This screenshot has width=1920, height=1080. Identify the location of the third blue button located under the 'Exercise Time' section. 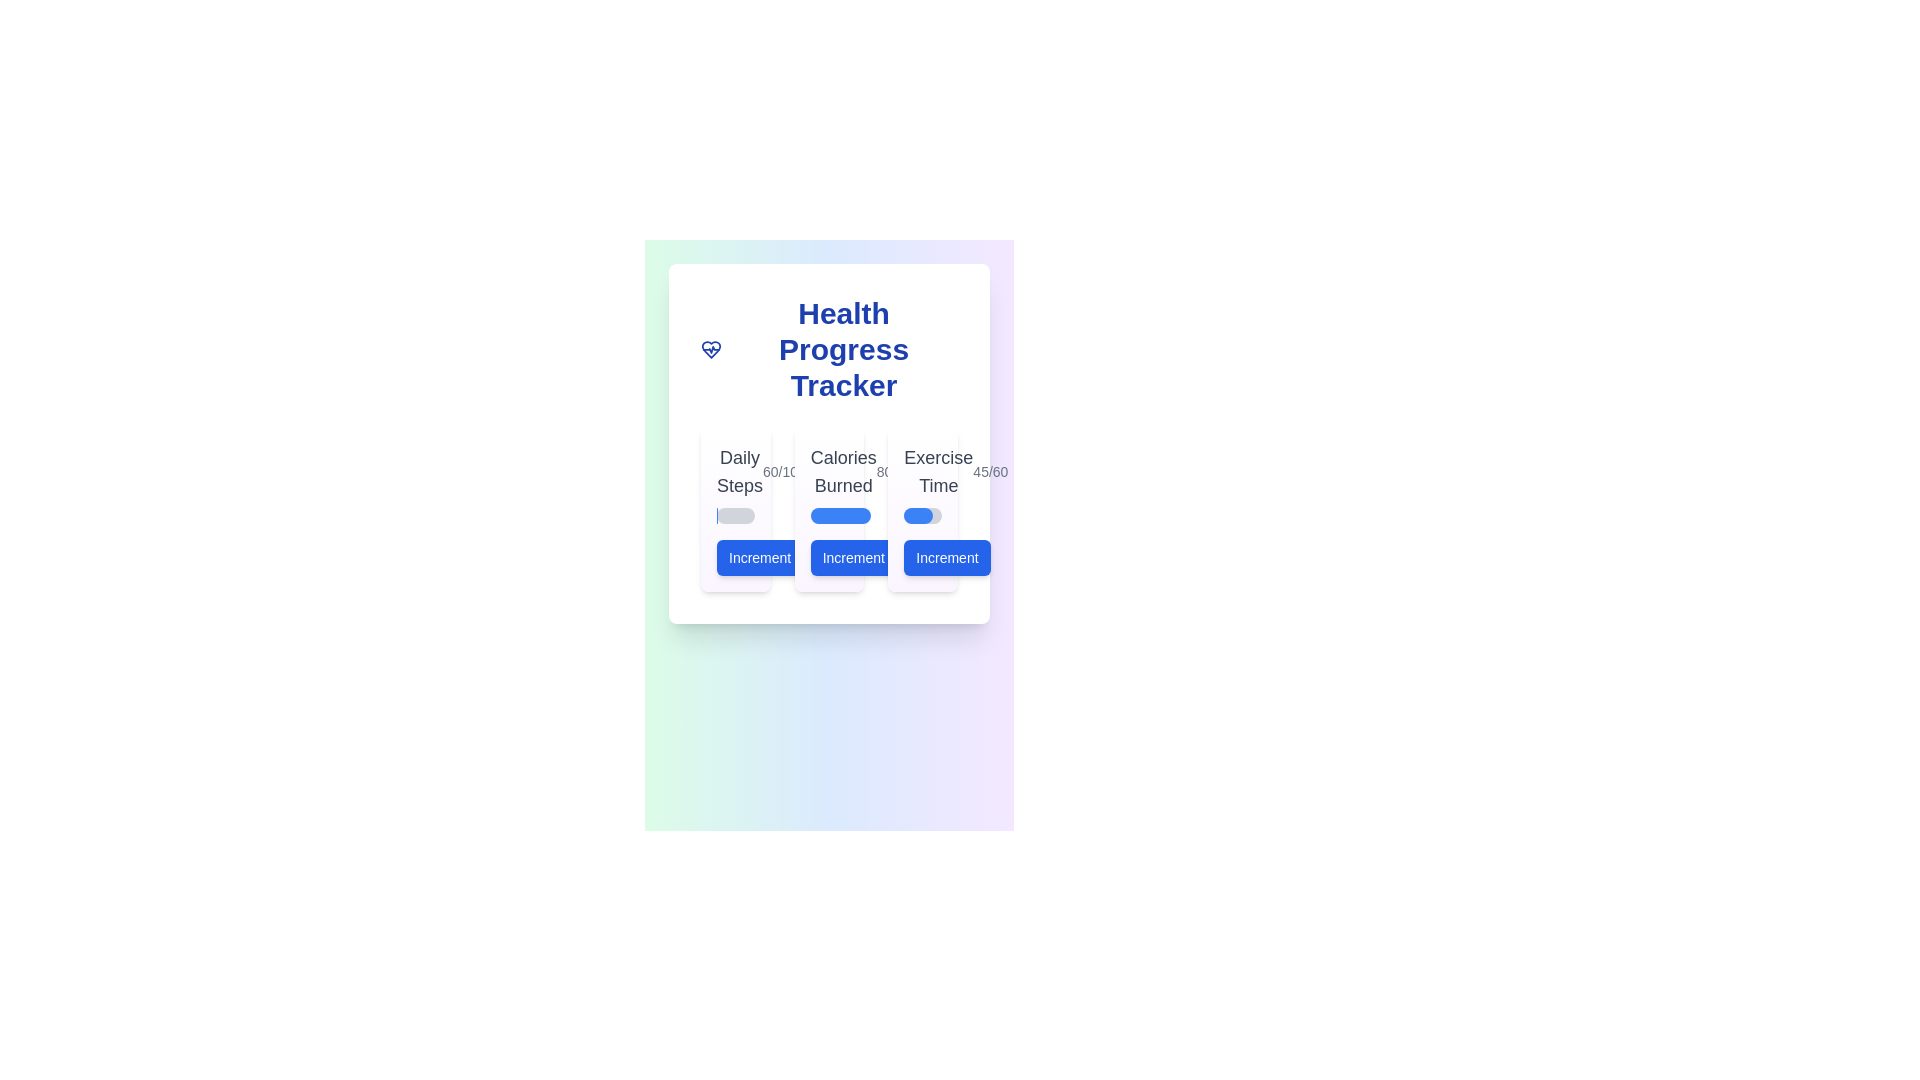
(946, 558).